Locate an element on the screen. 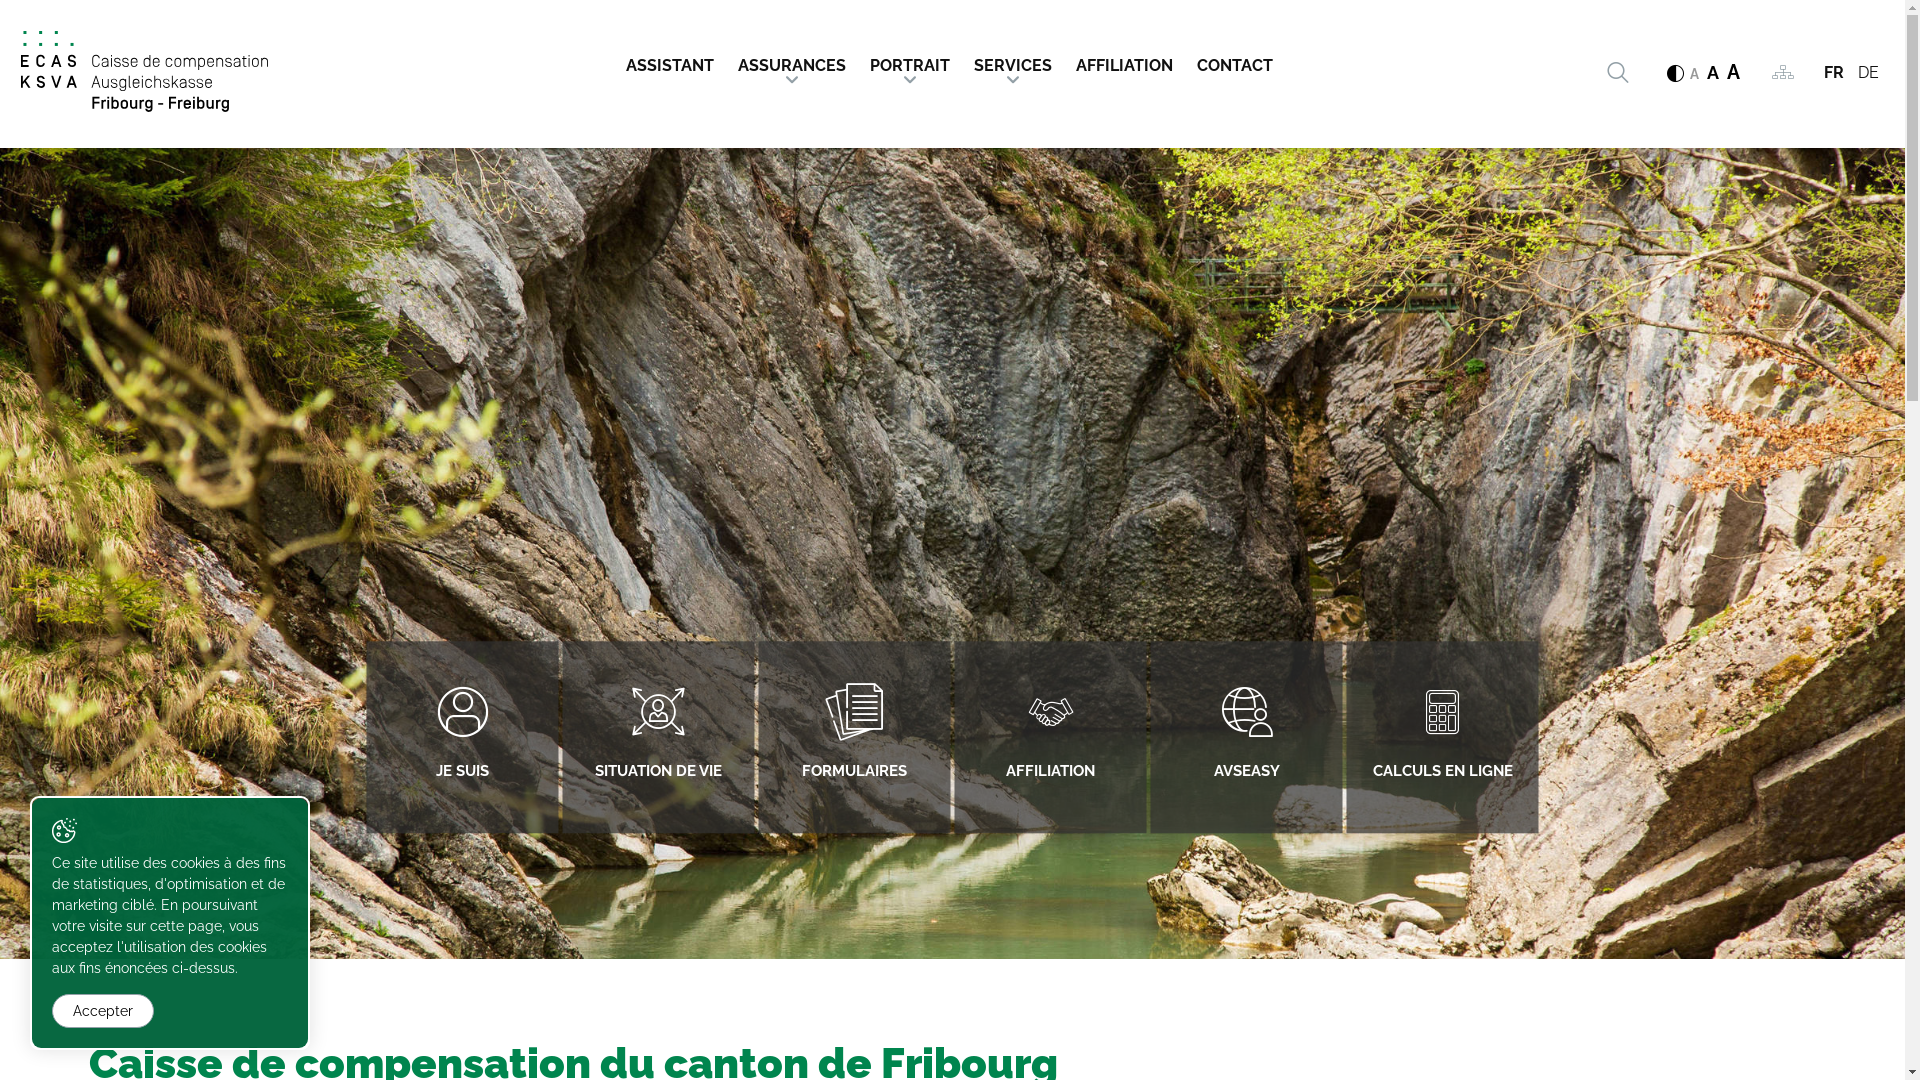 The width and height of the screenshot is (1920, 1080). 'PORTRAIT' is located at coordinates (909, 58).